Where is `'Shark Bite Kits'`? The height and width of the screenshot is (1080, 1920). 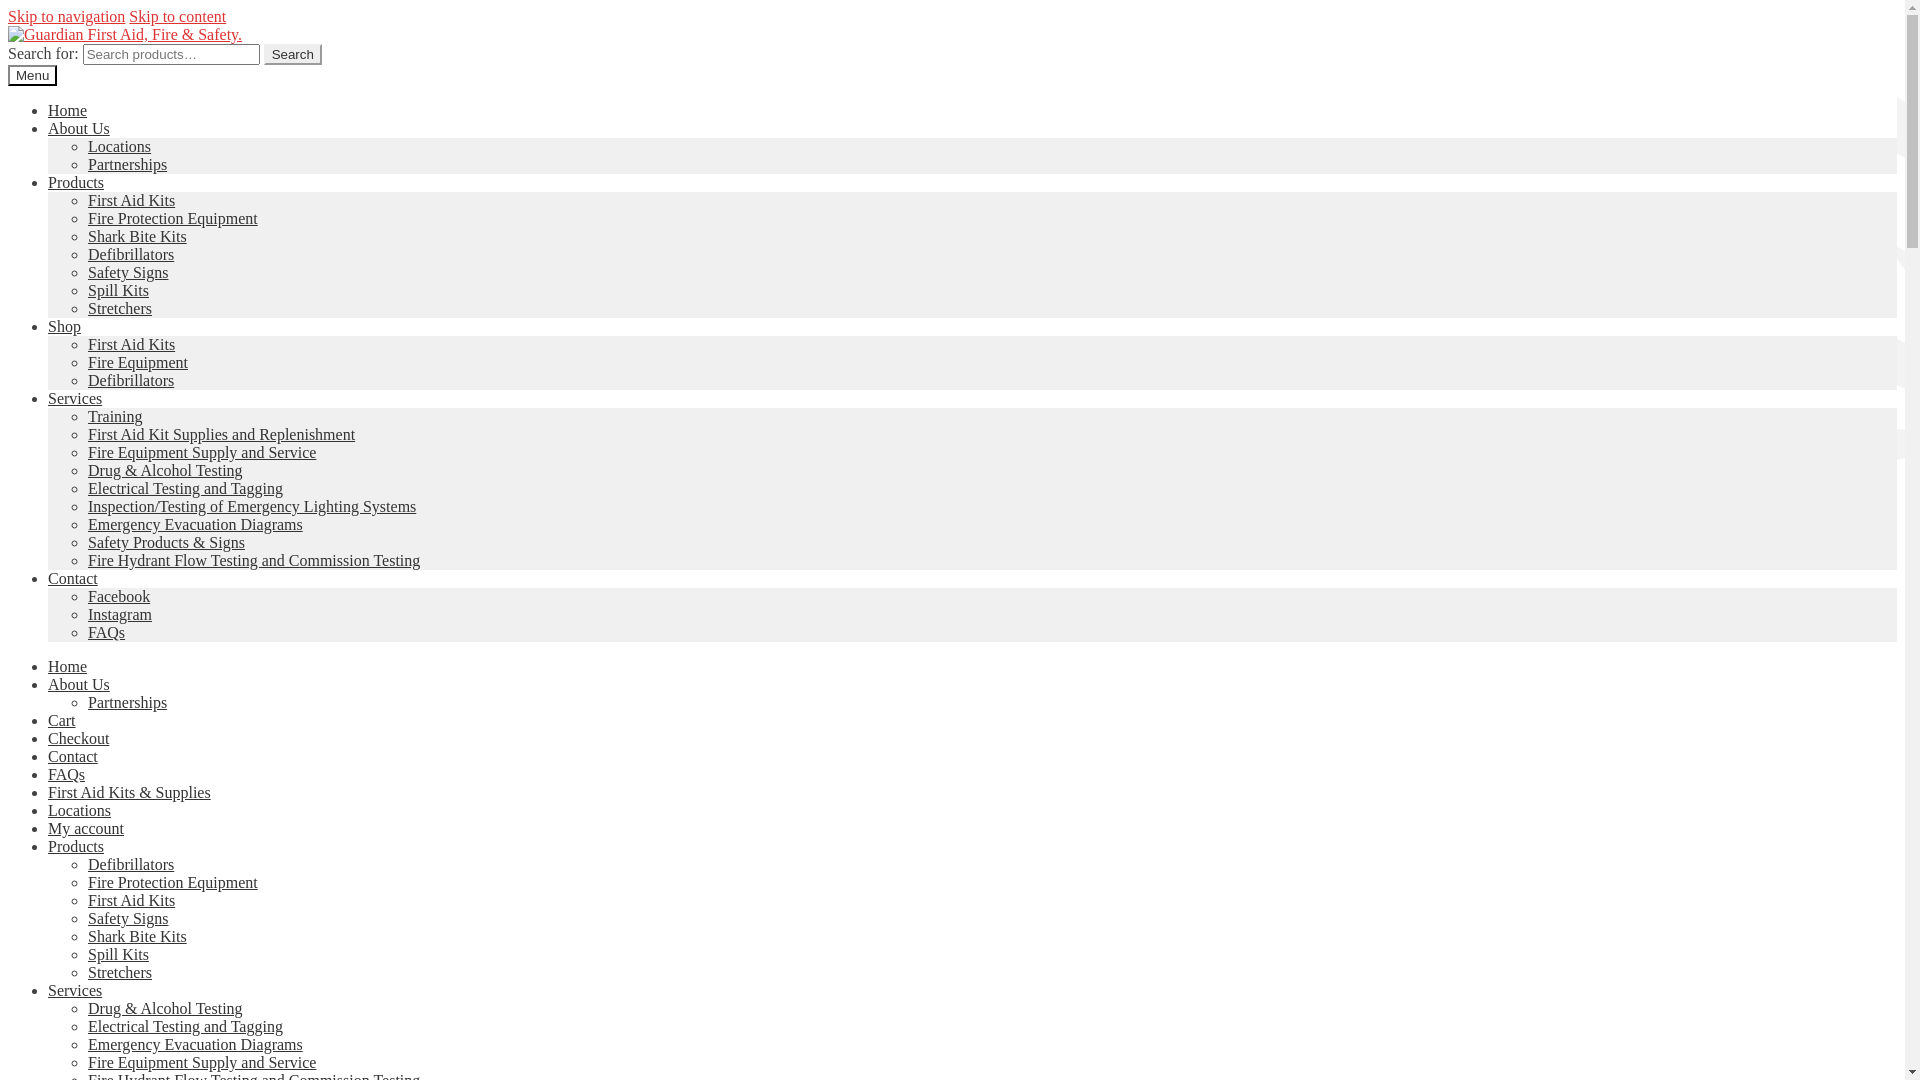 'Shark Bite Kits' is located at coordinates (136, 936).